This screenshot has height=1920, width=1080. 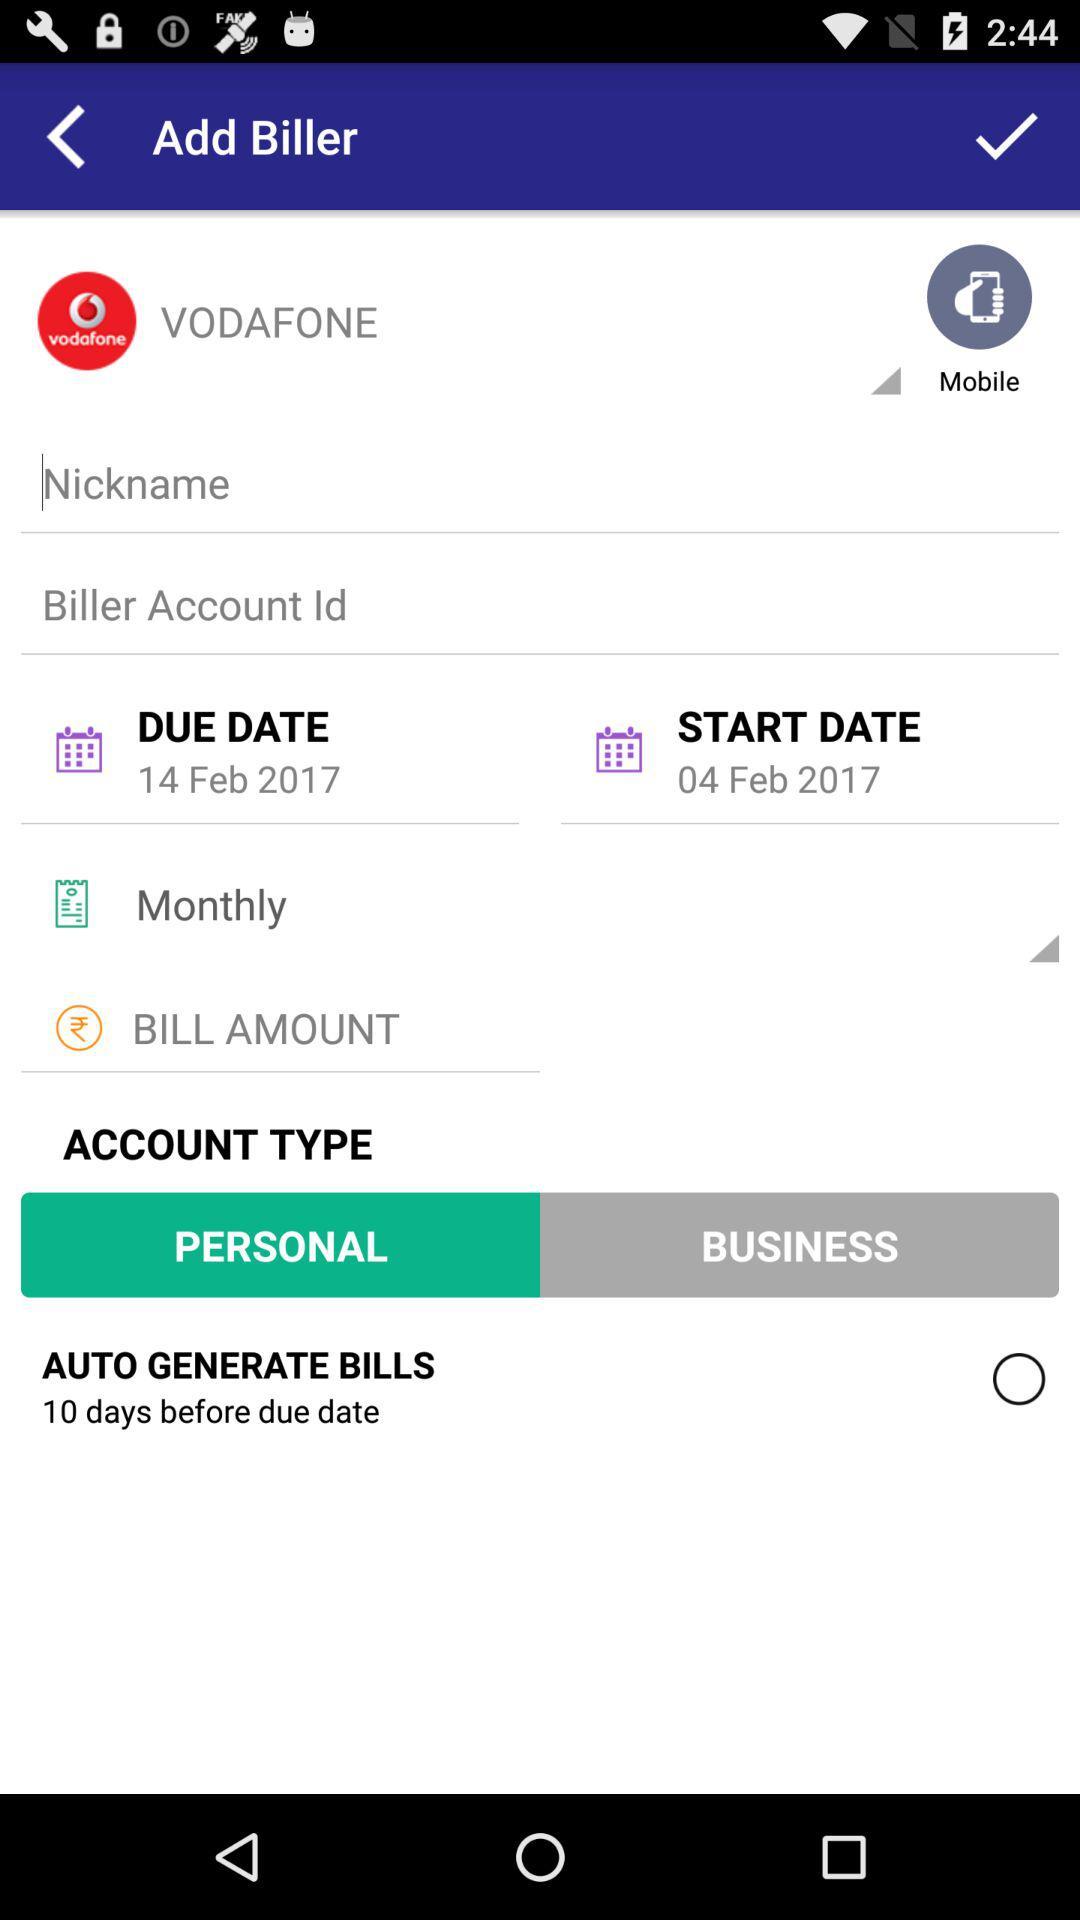 I want to click on the business button, so click(x=798, y=1243).